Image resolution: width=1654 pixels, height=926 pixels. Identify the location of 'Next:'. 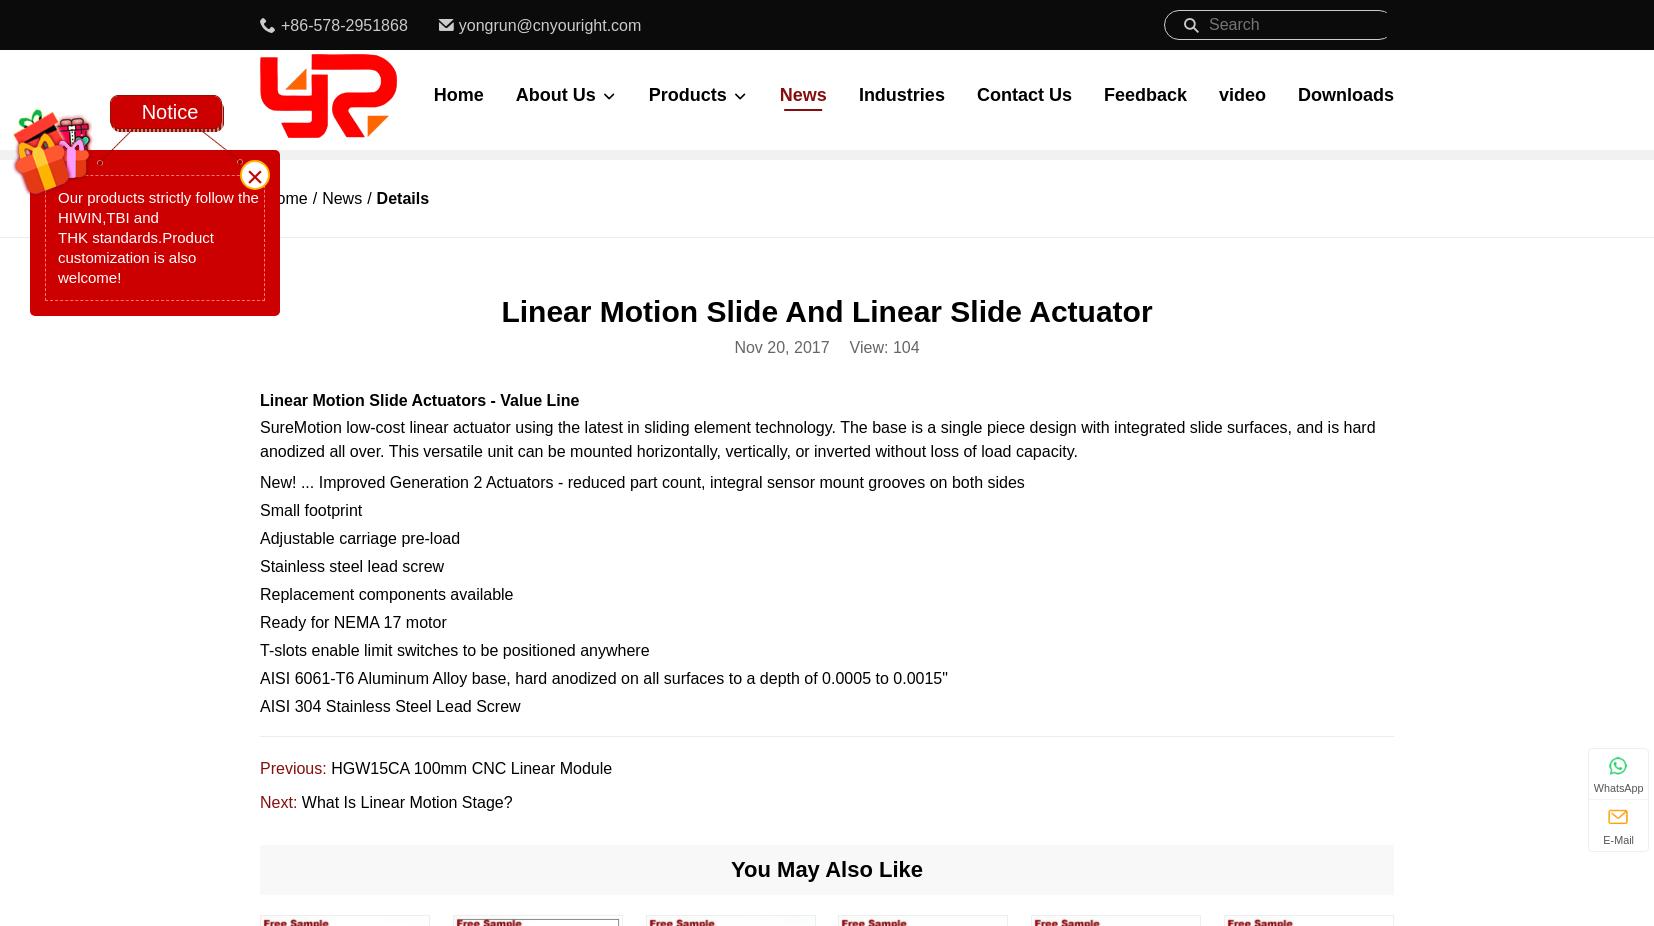
(279, 802).